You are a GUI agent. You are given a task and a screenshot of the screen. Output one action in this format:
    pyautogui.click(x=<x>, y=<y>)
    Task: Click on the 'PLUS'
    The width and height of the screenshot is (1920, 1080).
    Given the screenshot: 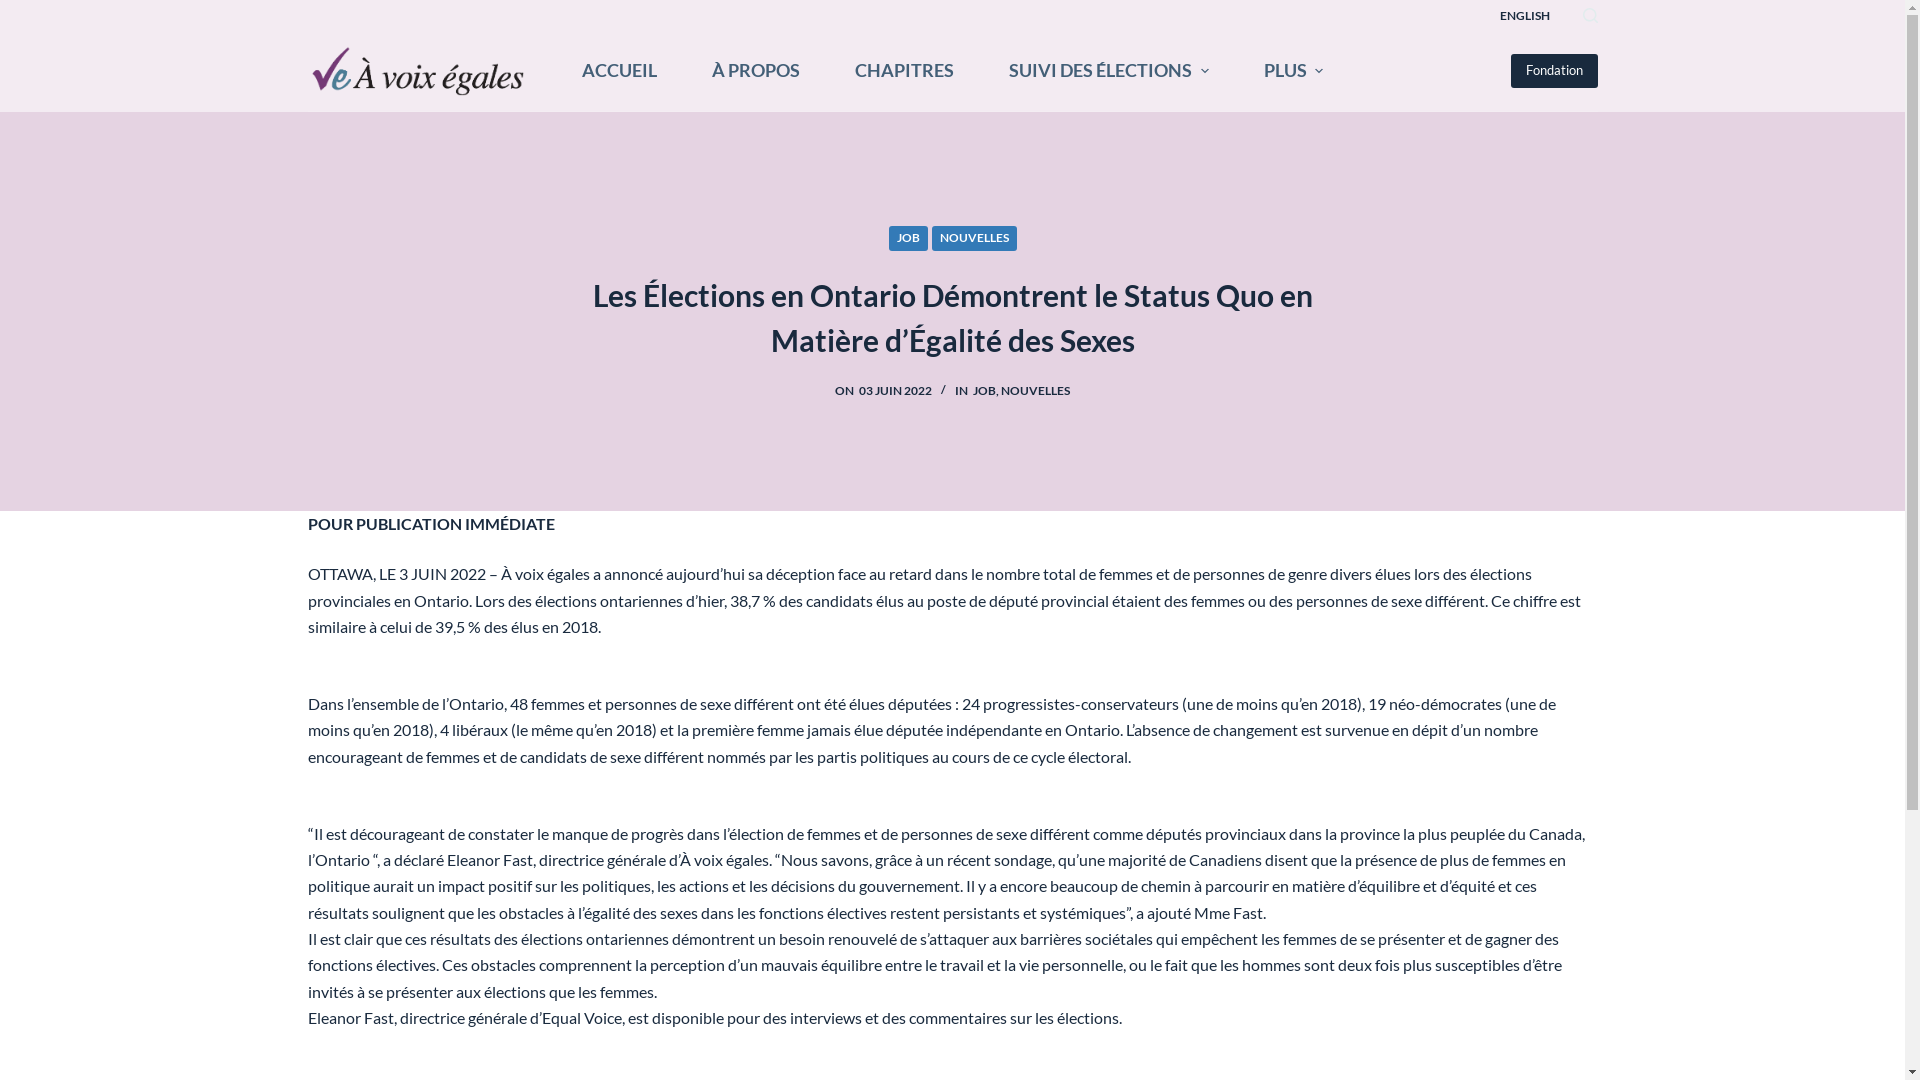 What is the action you would take?
    pyautogui.click(x=1293, y=69)
    